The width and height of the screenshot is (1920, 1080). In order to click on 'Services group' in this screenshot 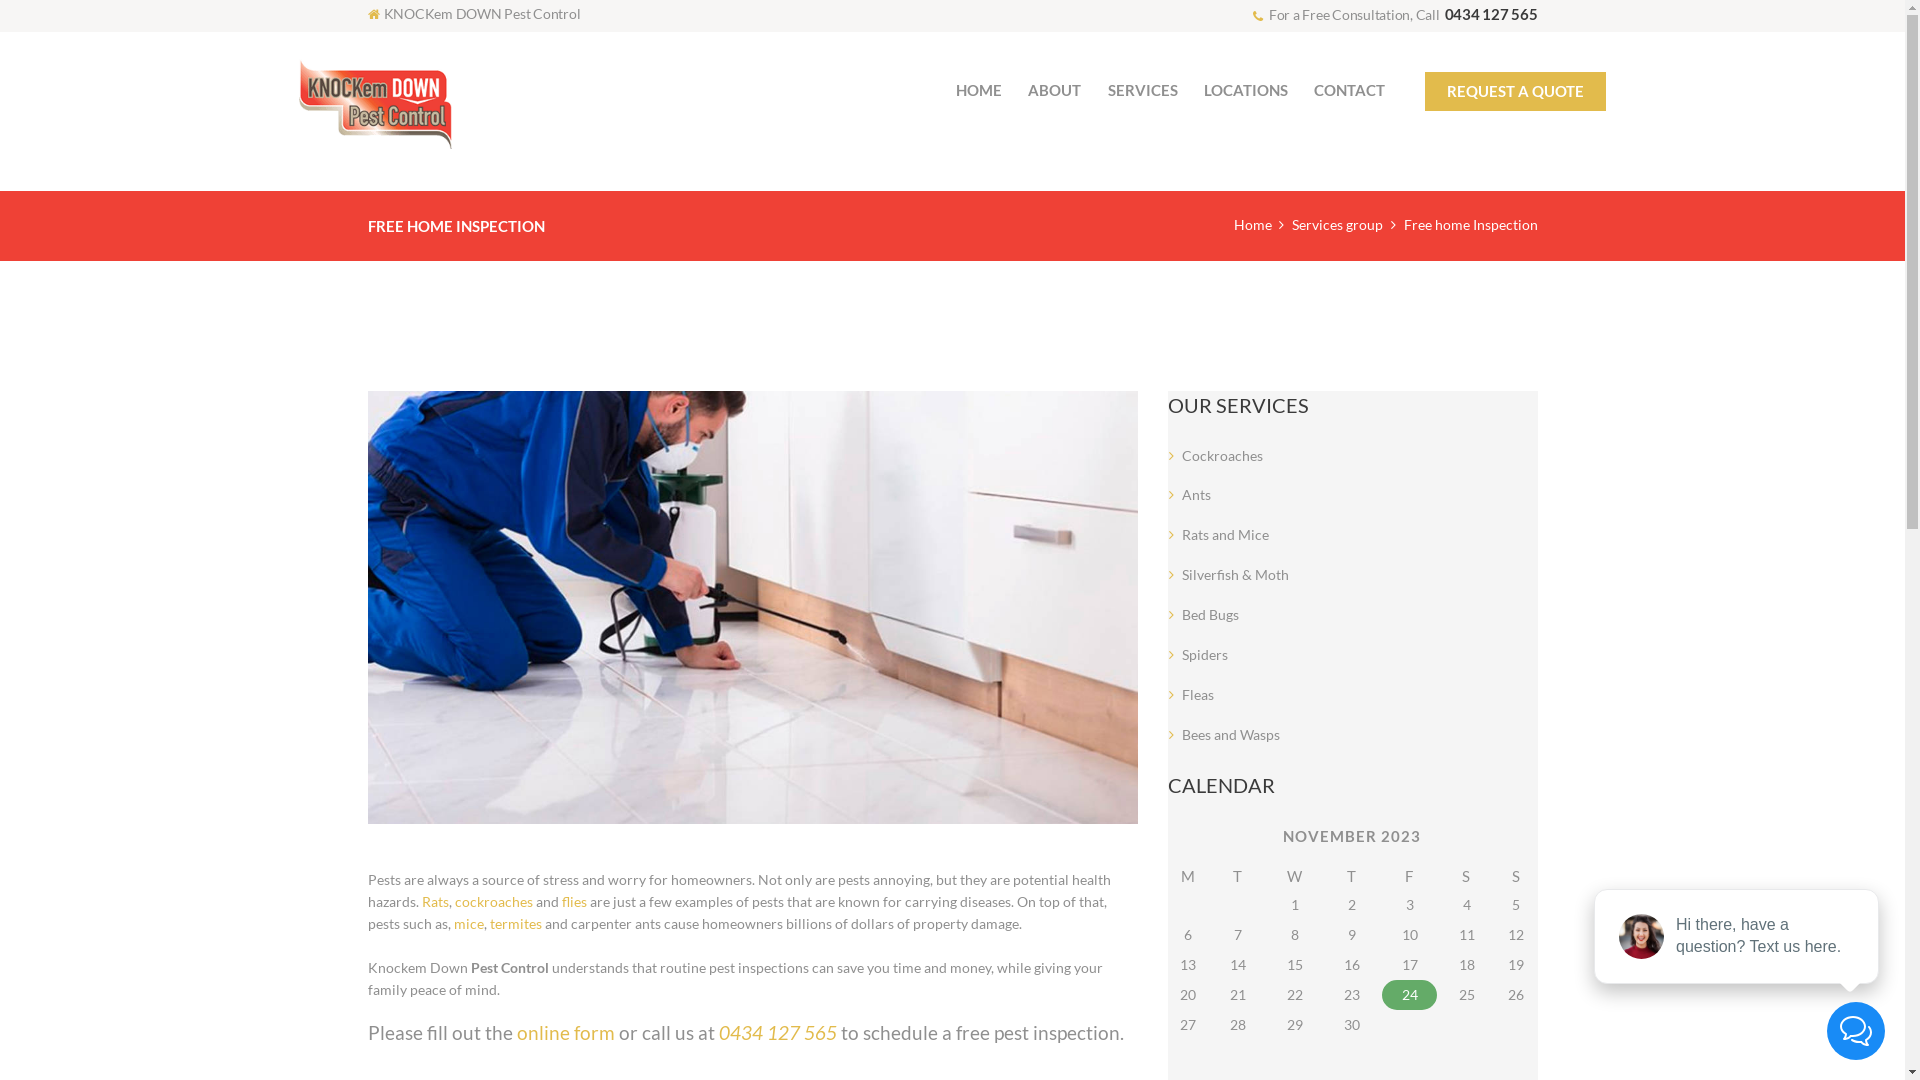, I will do `click(1291, 224)`.